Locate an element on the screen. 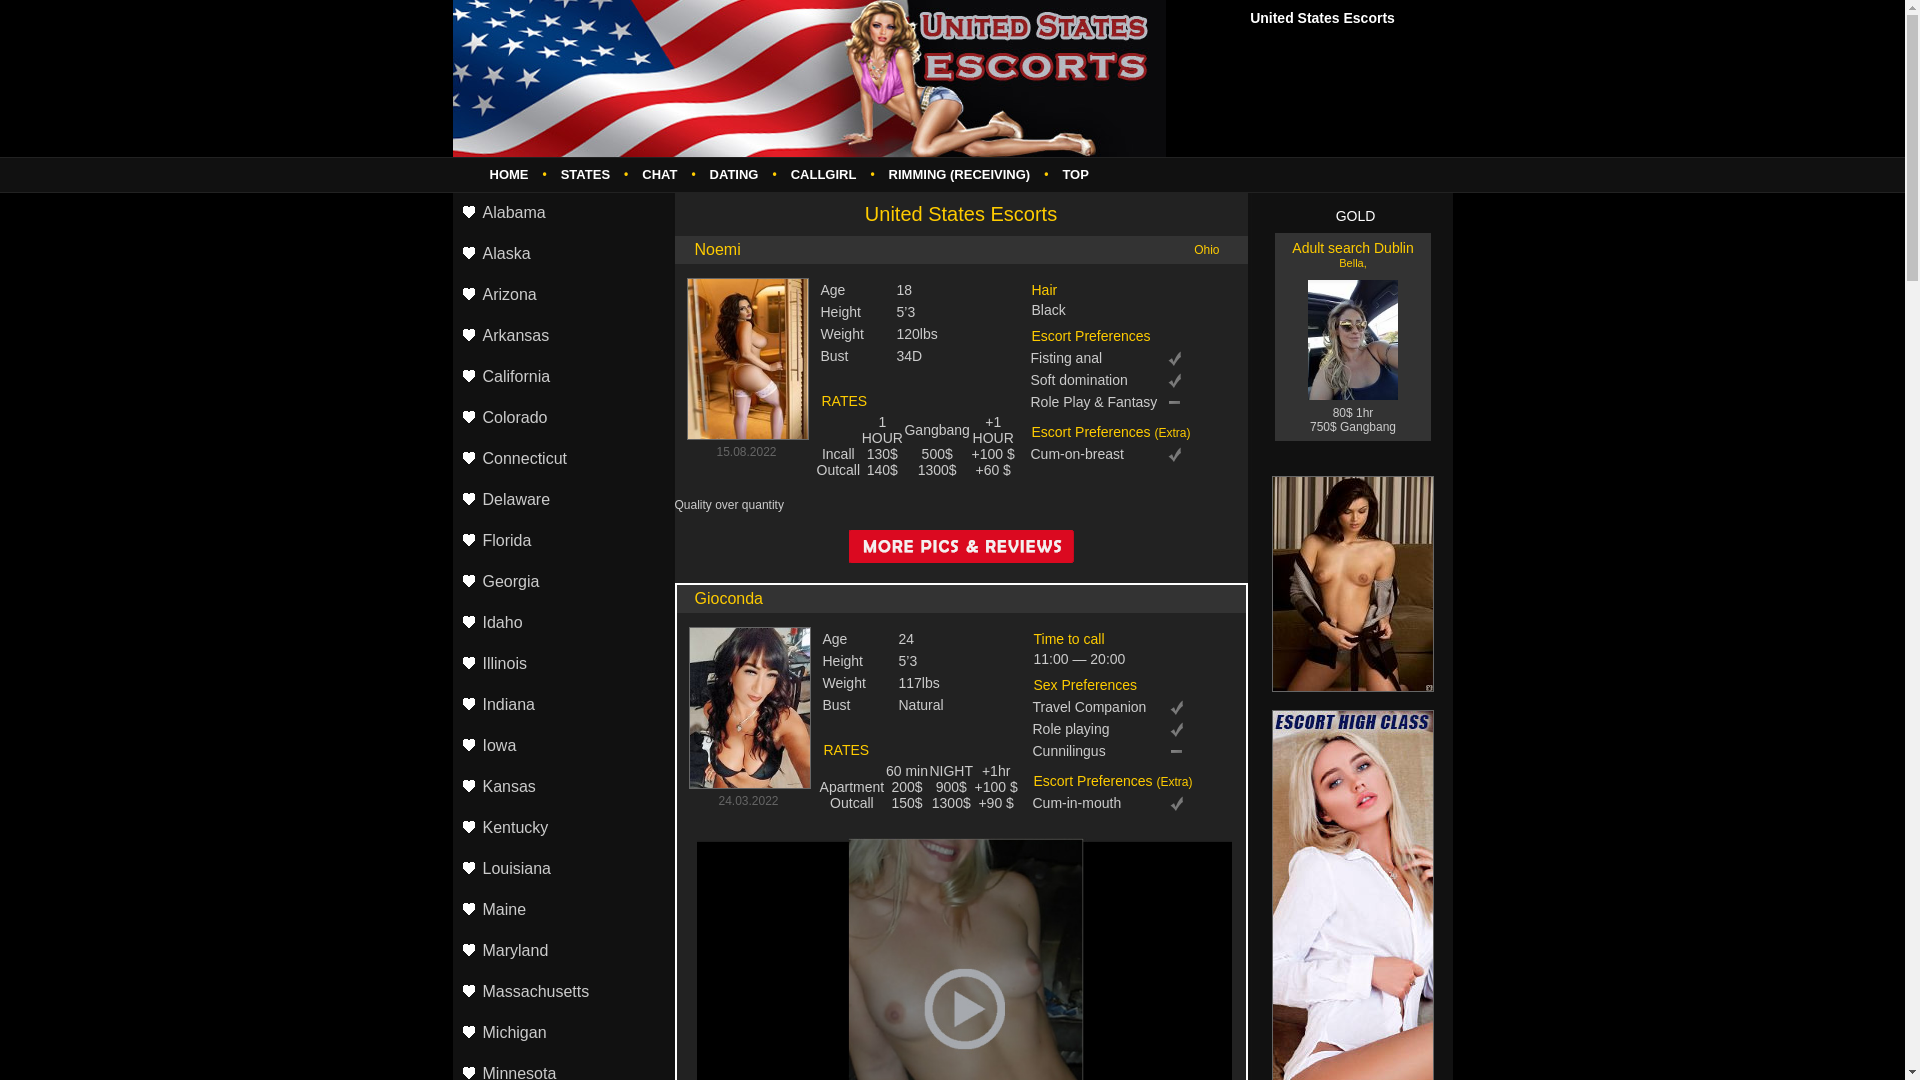  'Alabama' is located at coordinates (560, 213).